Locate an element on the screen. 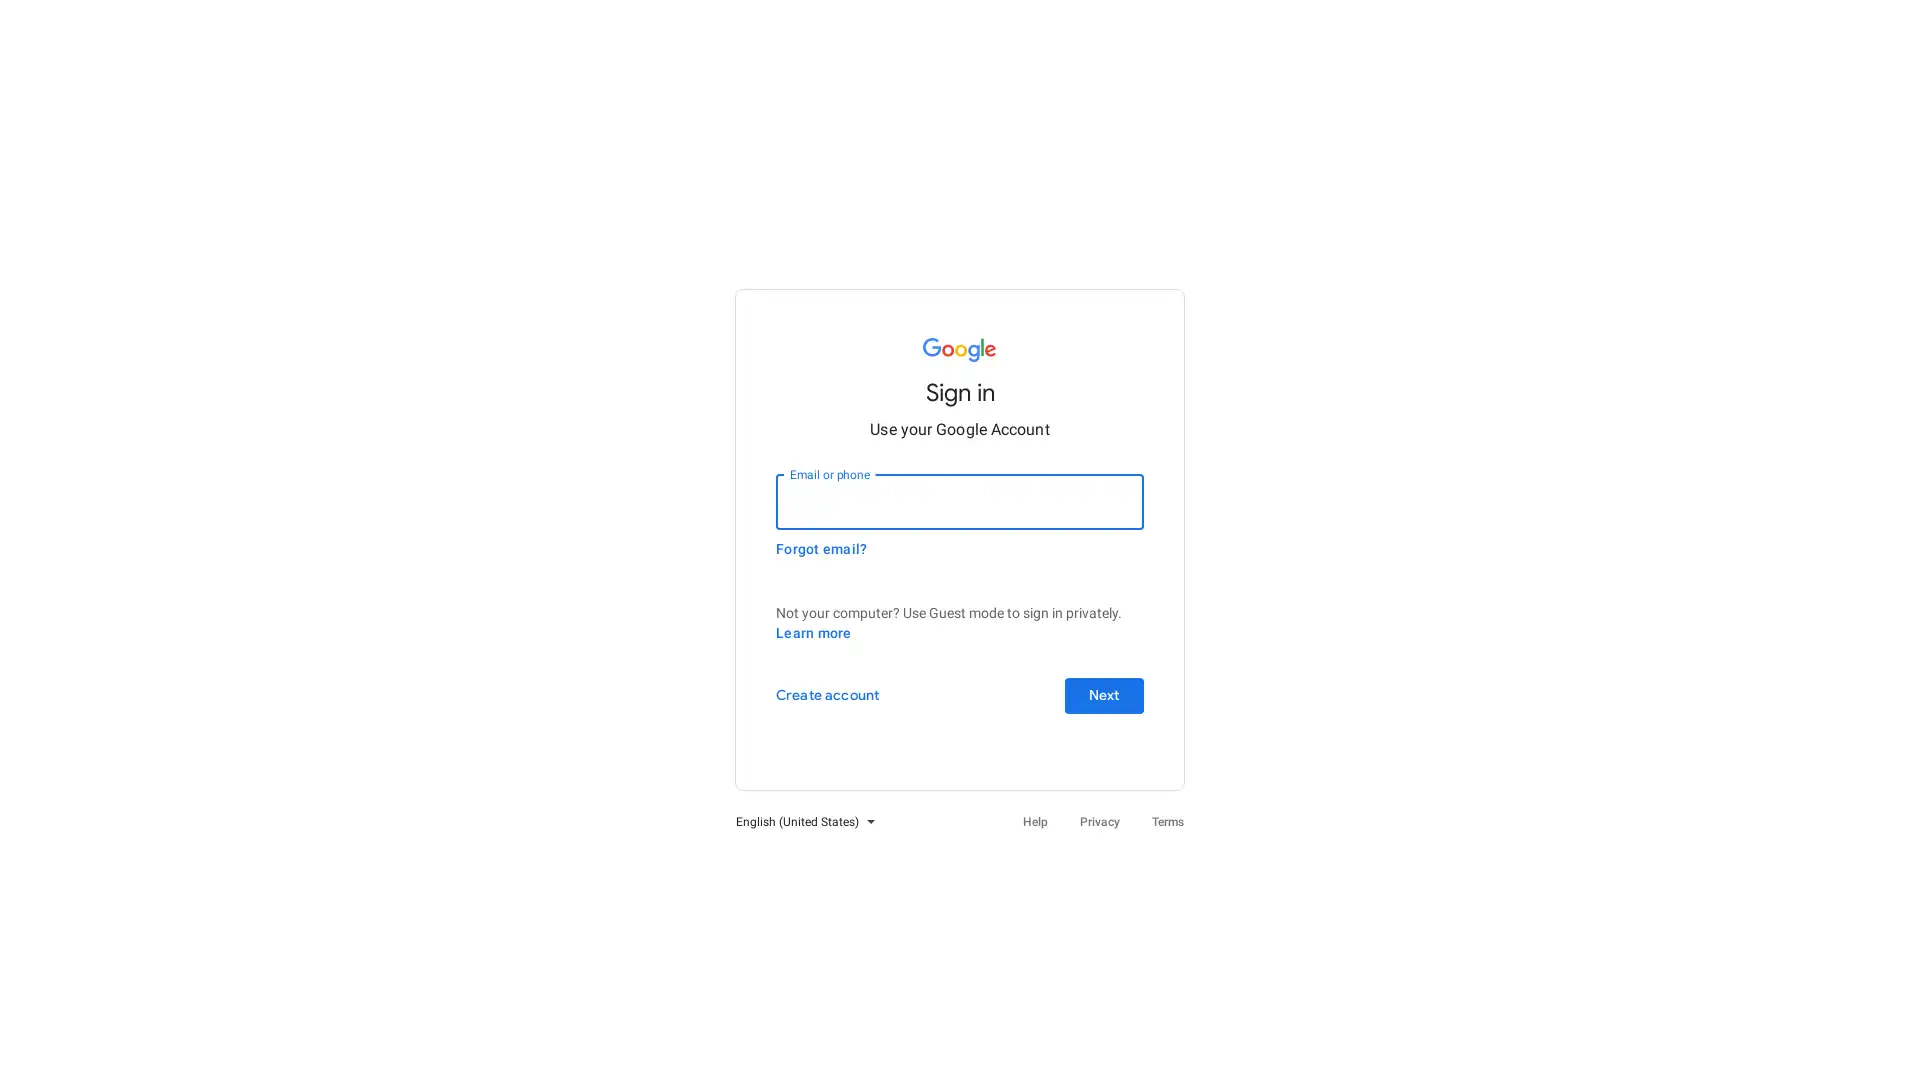 The width and height of the screenshot is (1920, 1080). Forgot email? is located at coordinates (821, 547).